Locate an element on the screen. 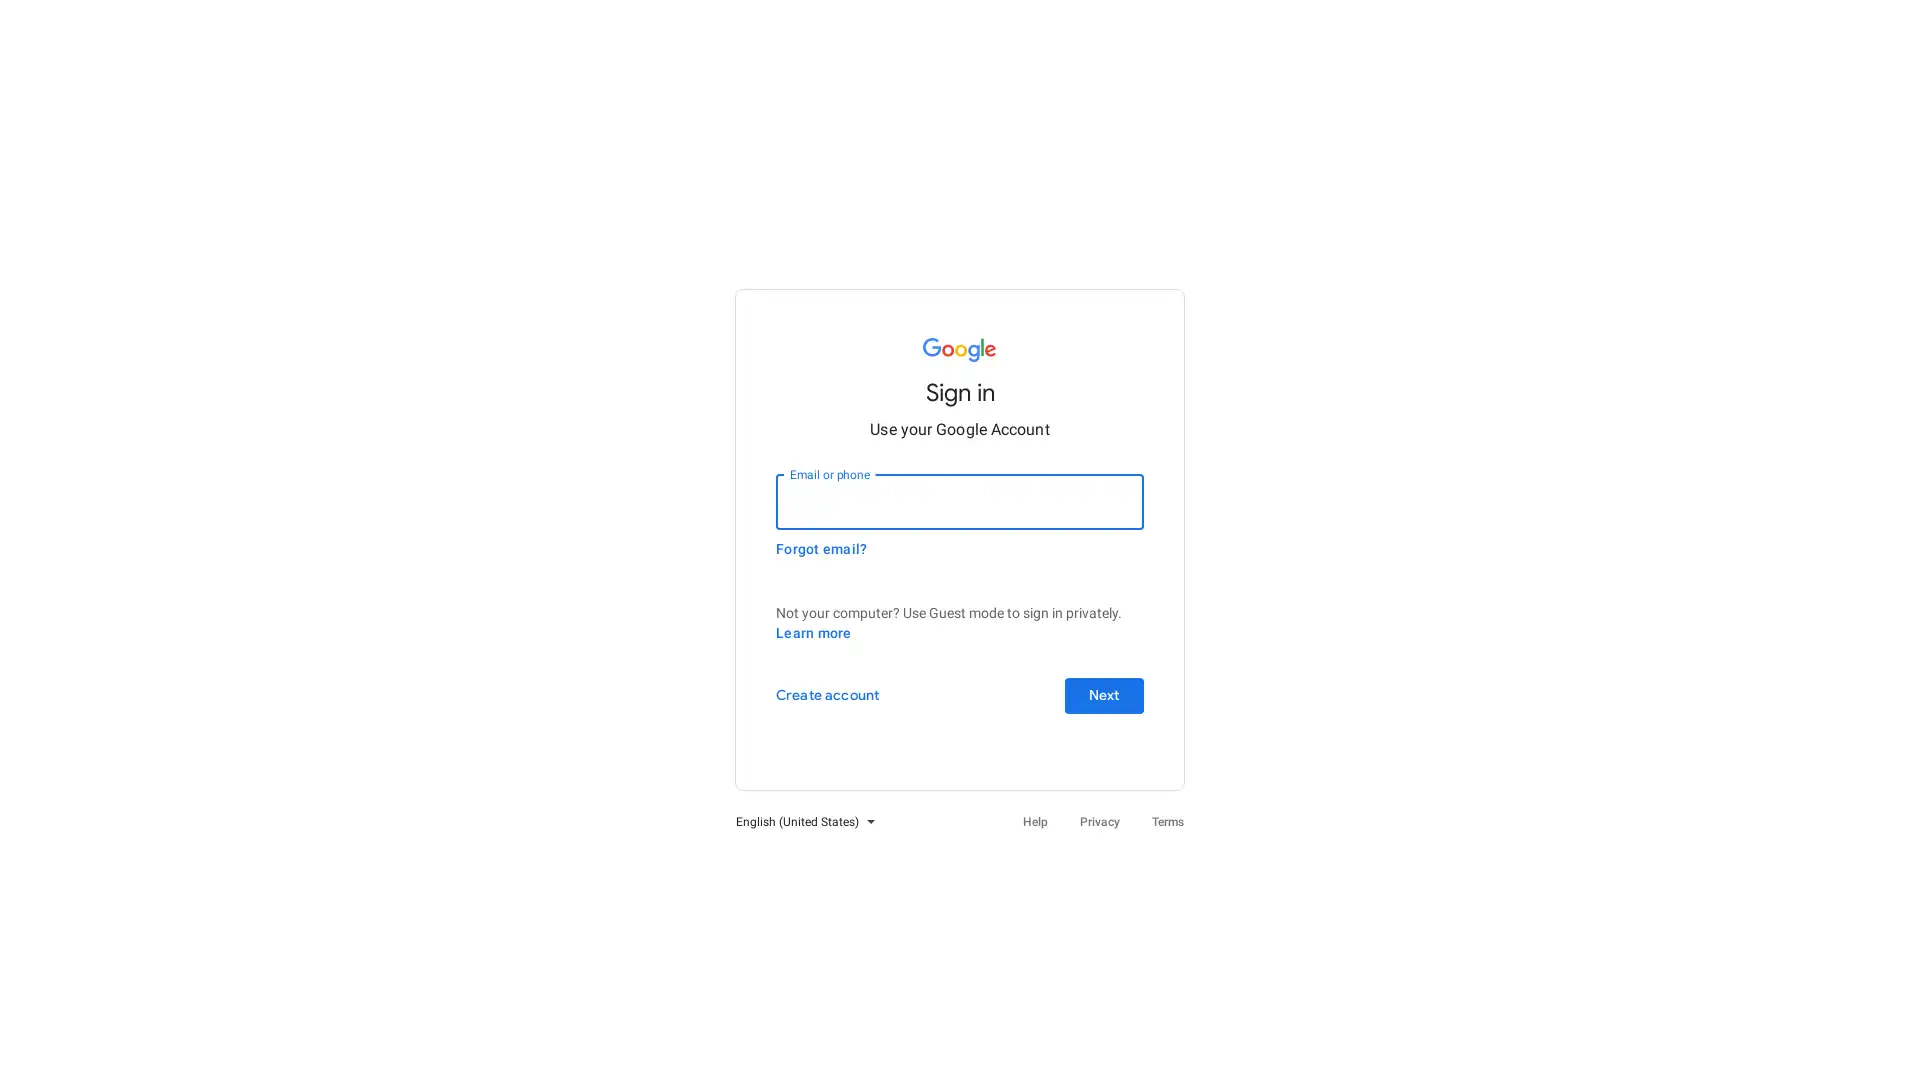 The width and height of the screenshot is (1920, 1080). Forgot email? is located at coordinates (821, 547).